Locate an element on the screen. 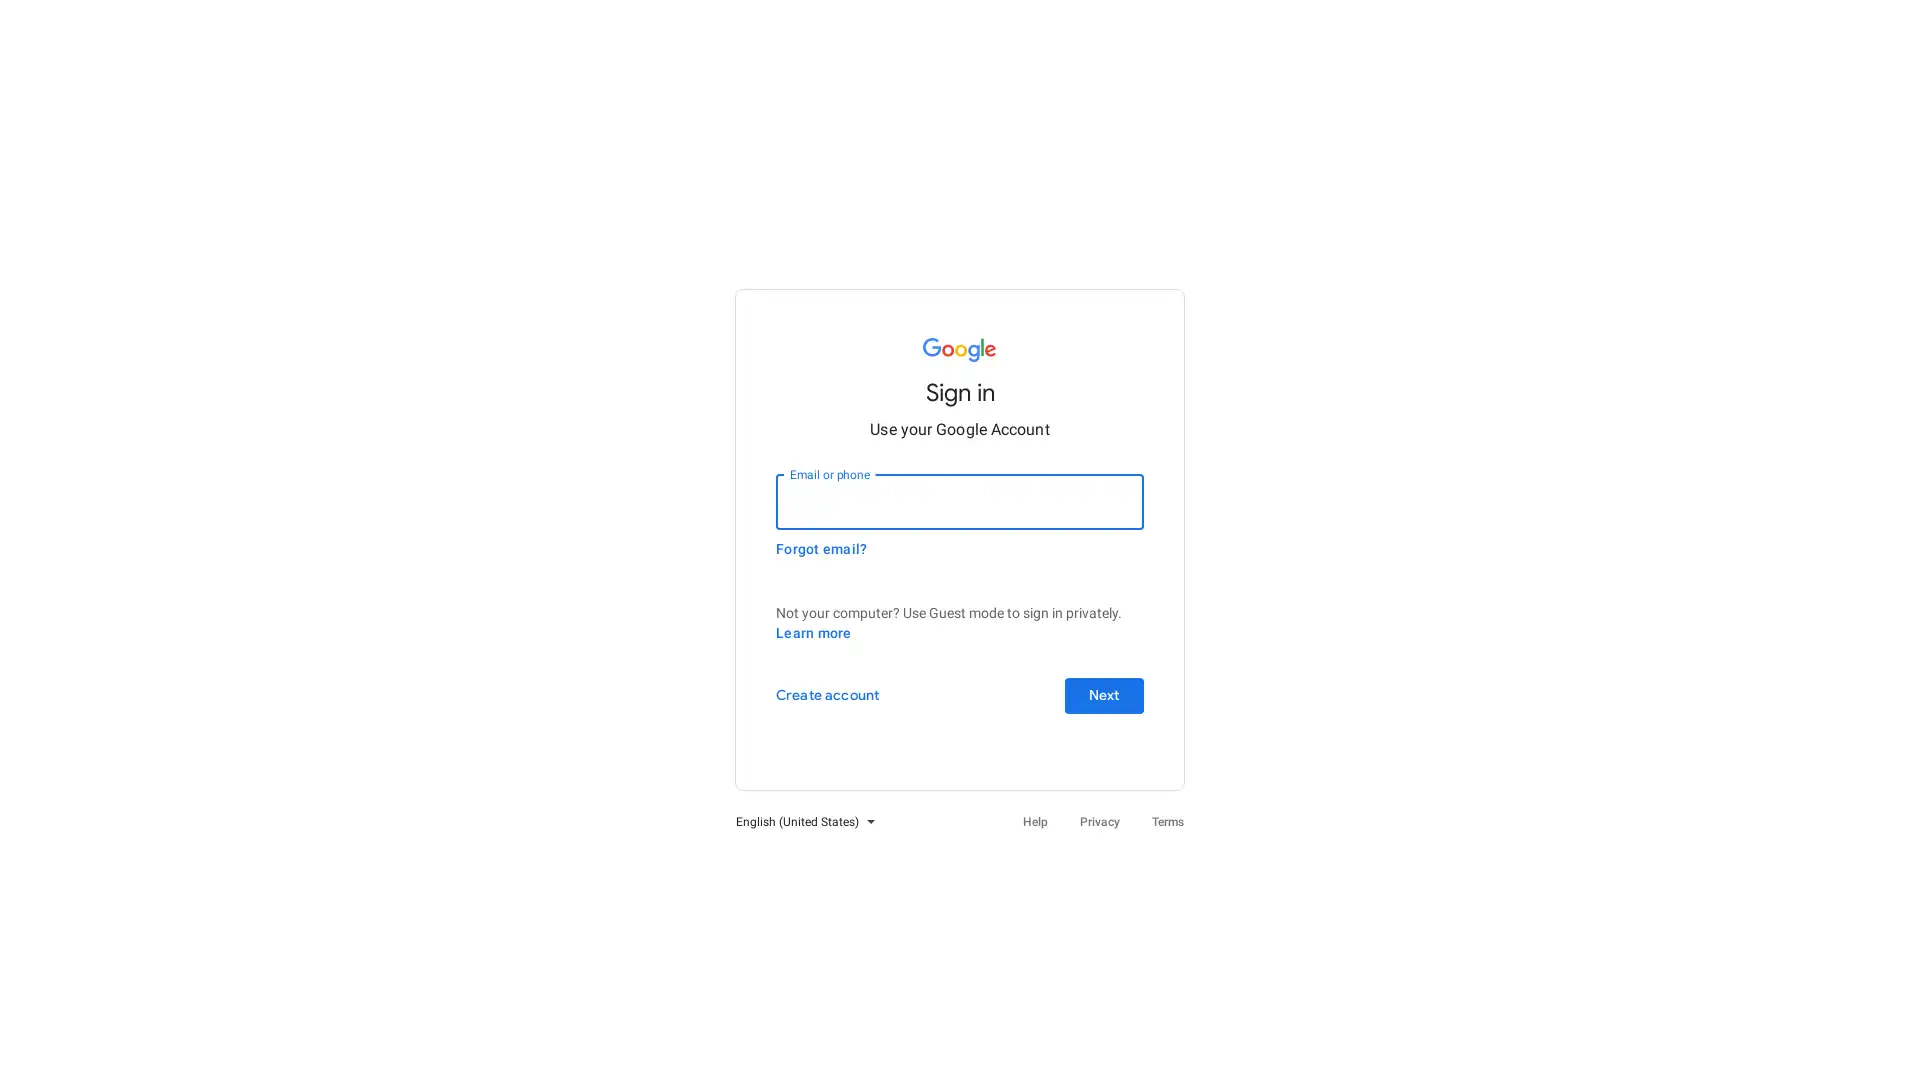 The width and height of the screenshot is (1920, 1080). Forgot email? is located at coordinates (821, 547).